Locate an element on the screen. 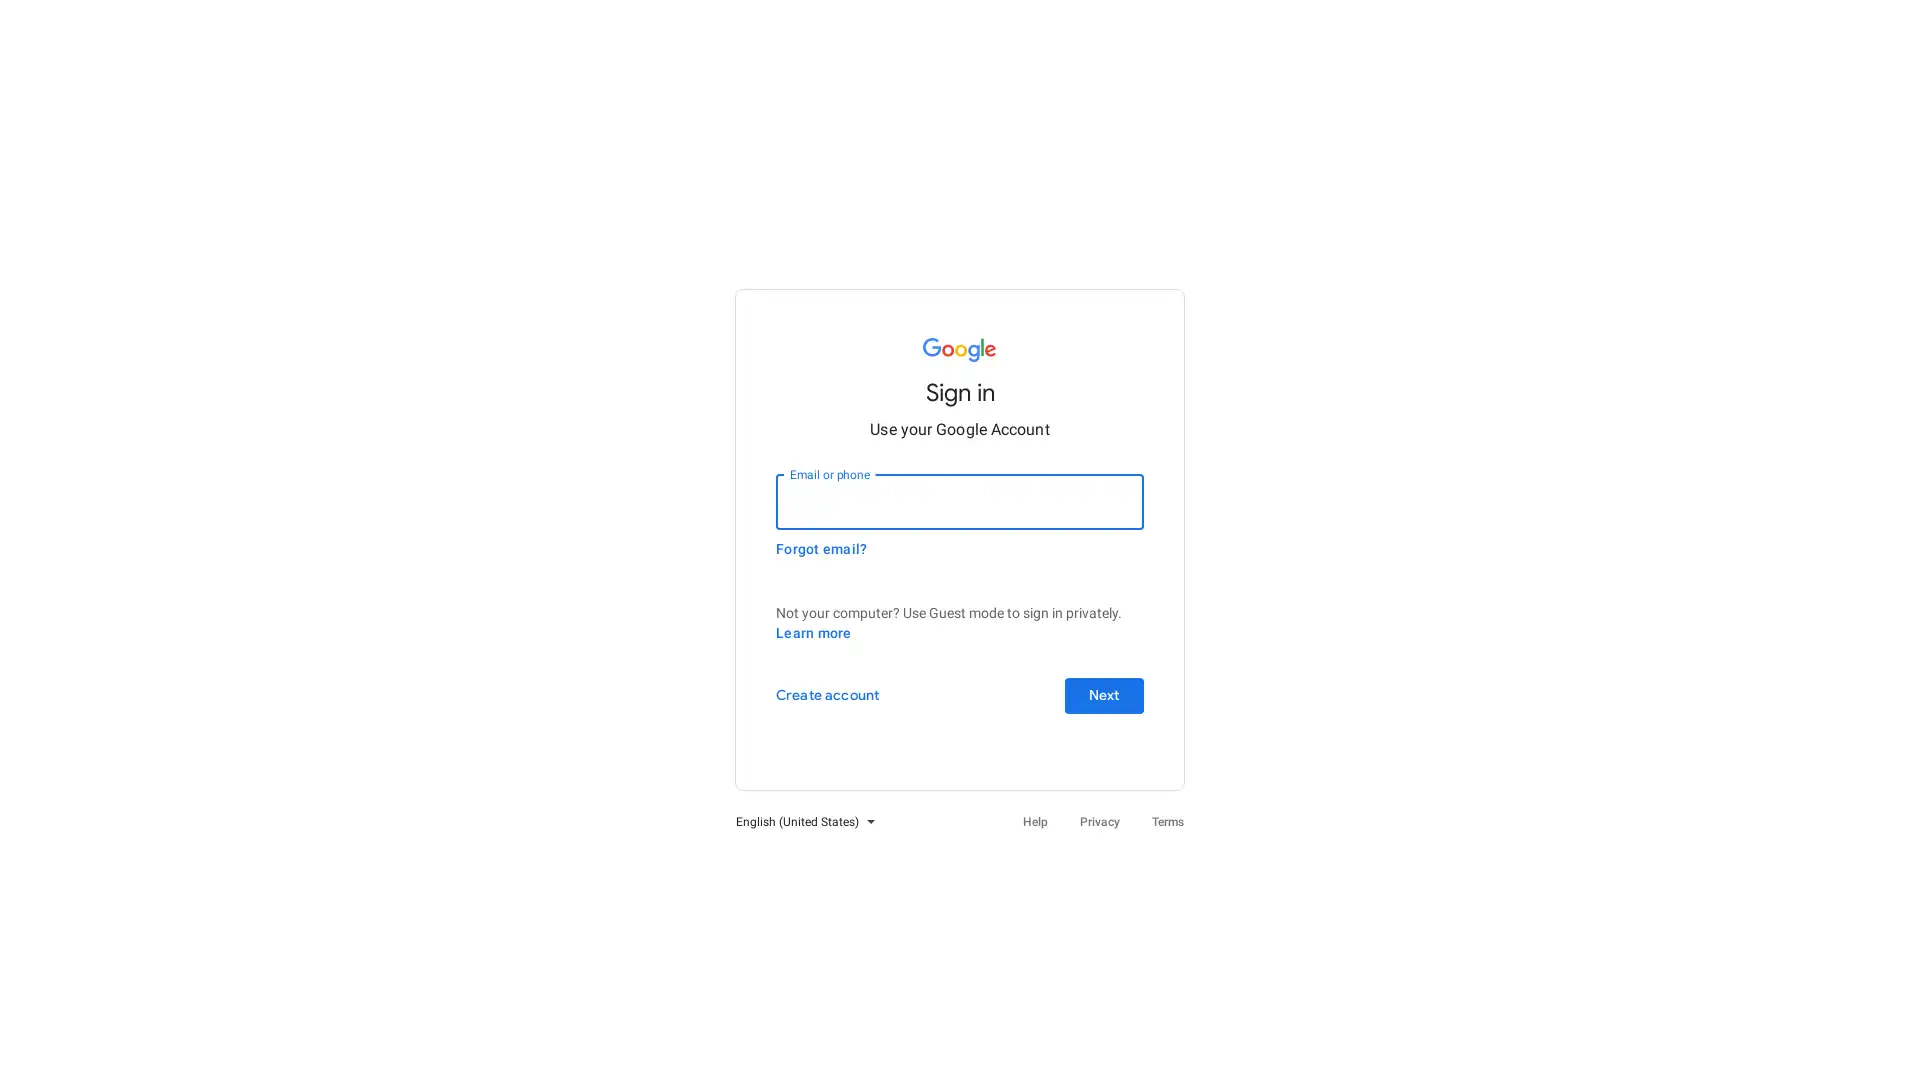 The width and height of the screenshot is (1920, 1080). Forgot email? is located at coordinates (821, 547).